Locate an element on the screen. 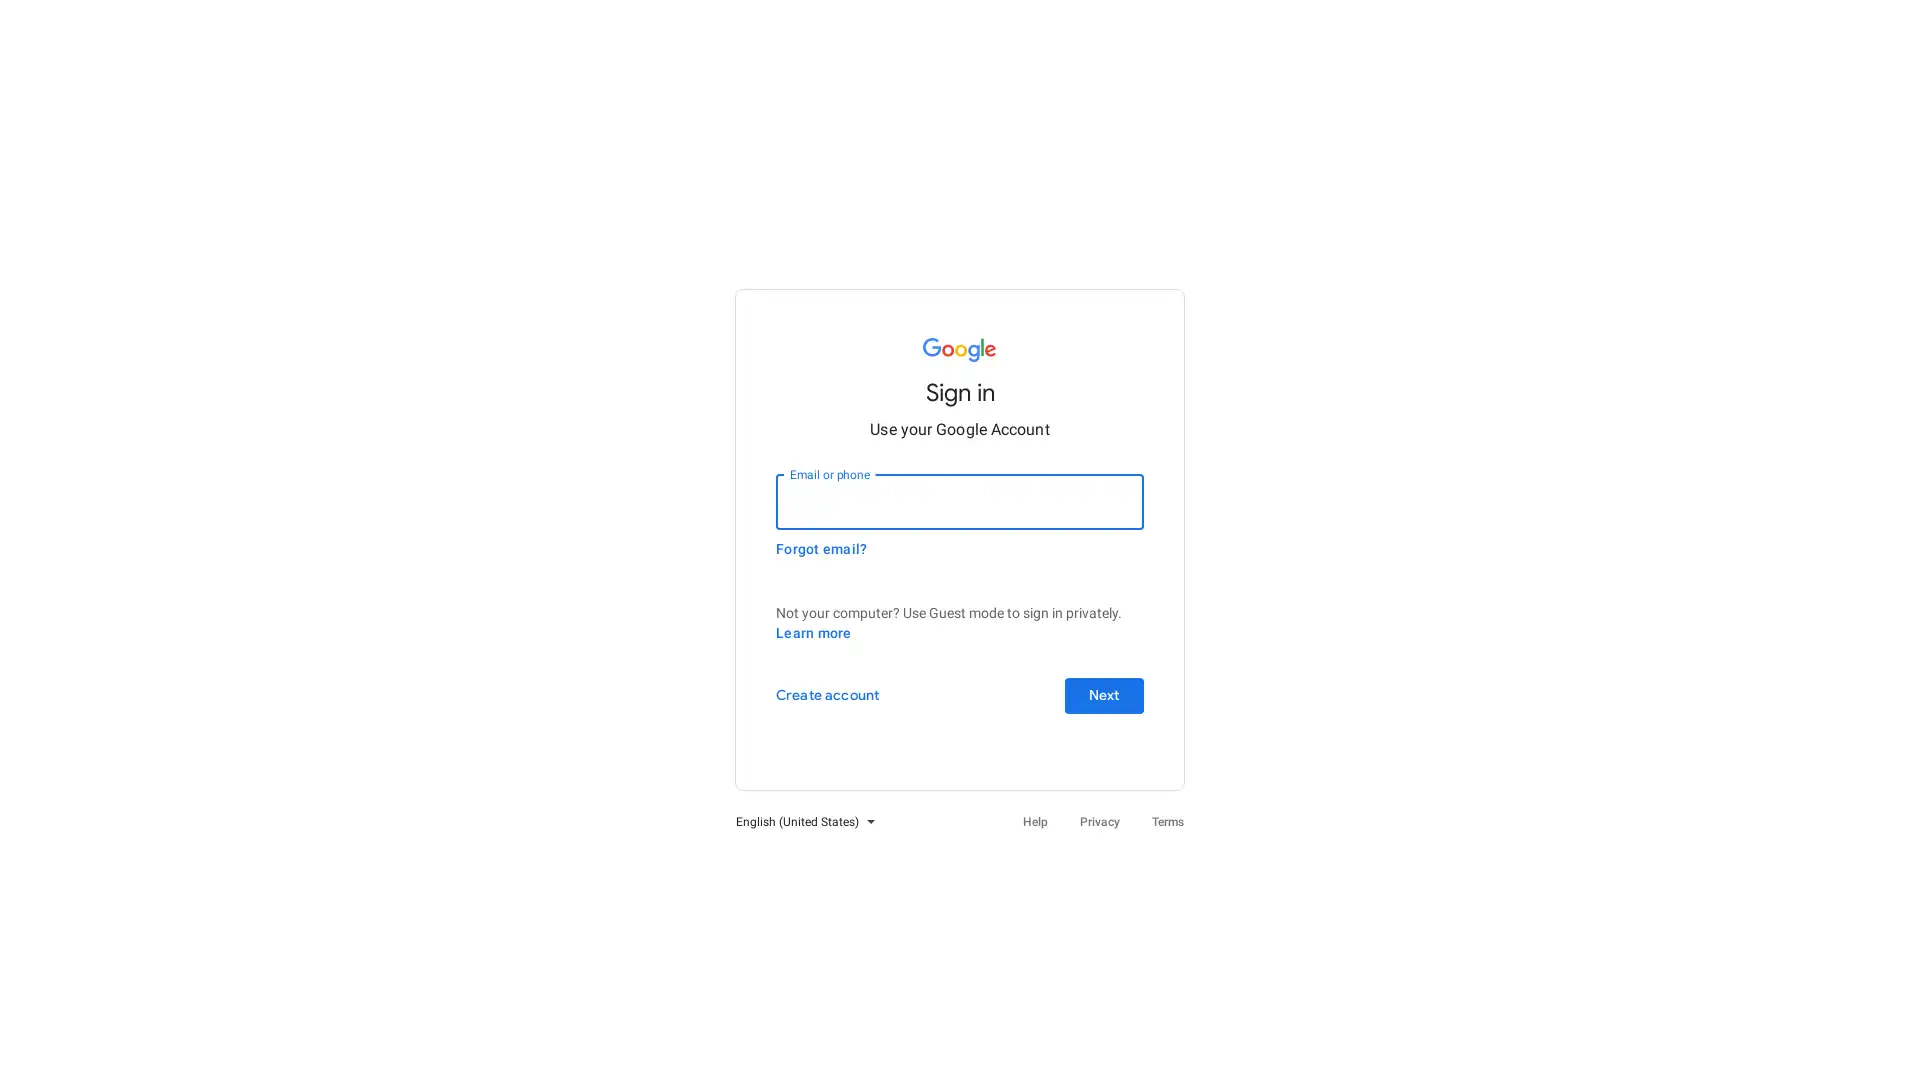 The width and height of the screenshot is (1920, 1080). Forgot email? is located at coordinates (821, 547).